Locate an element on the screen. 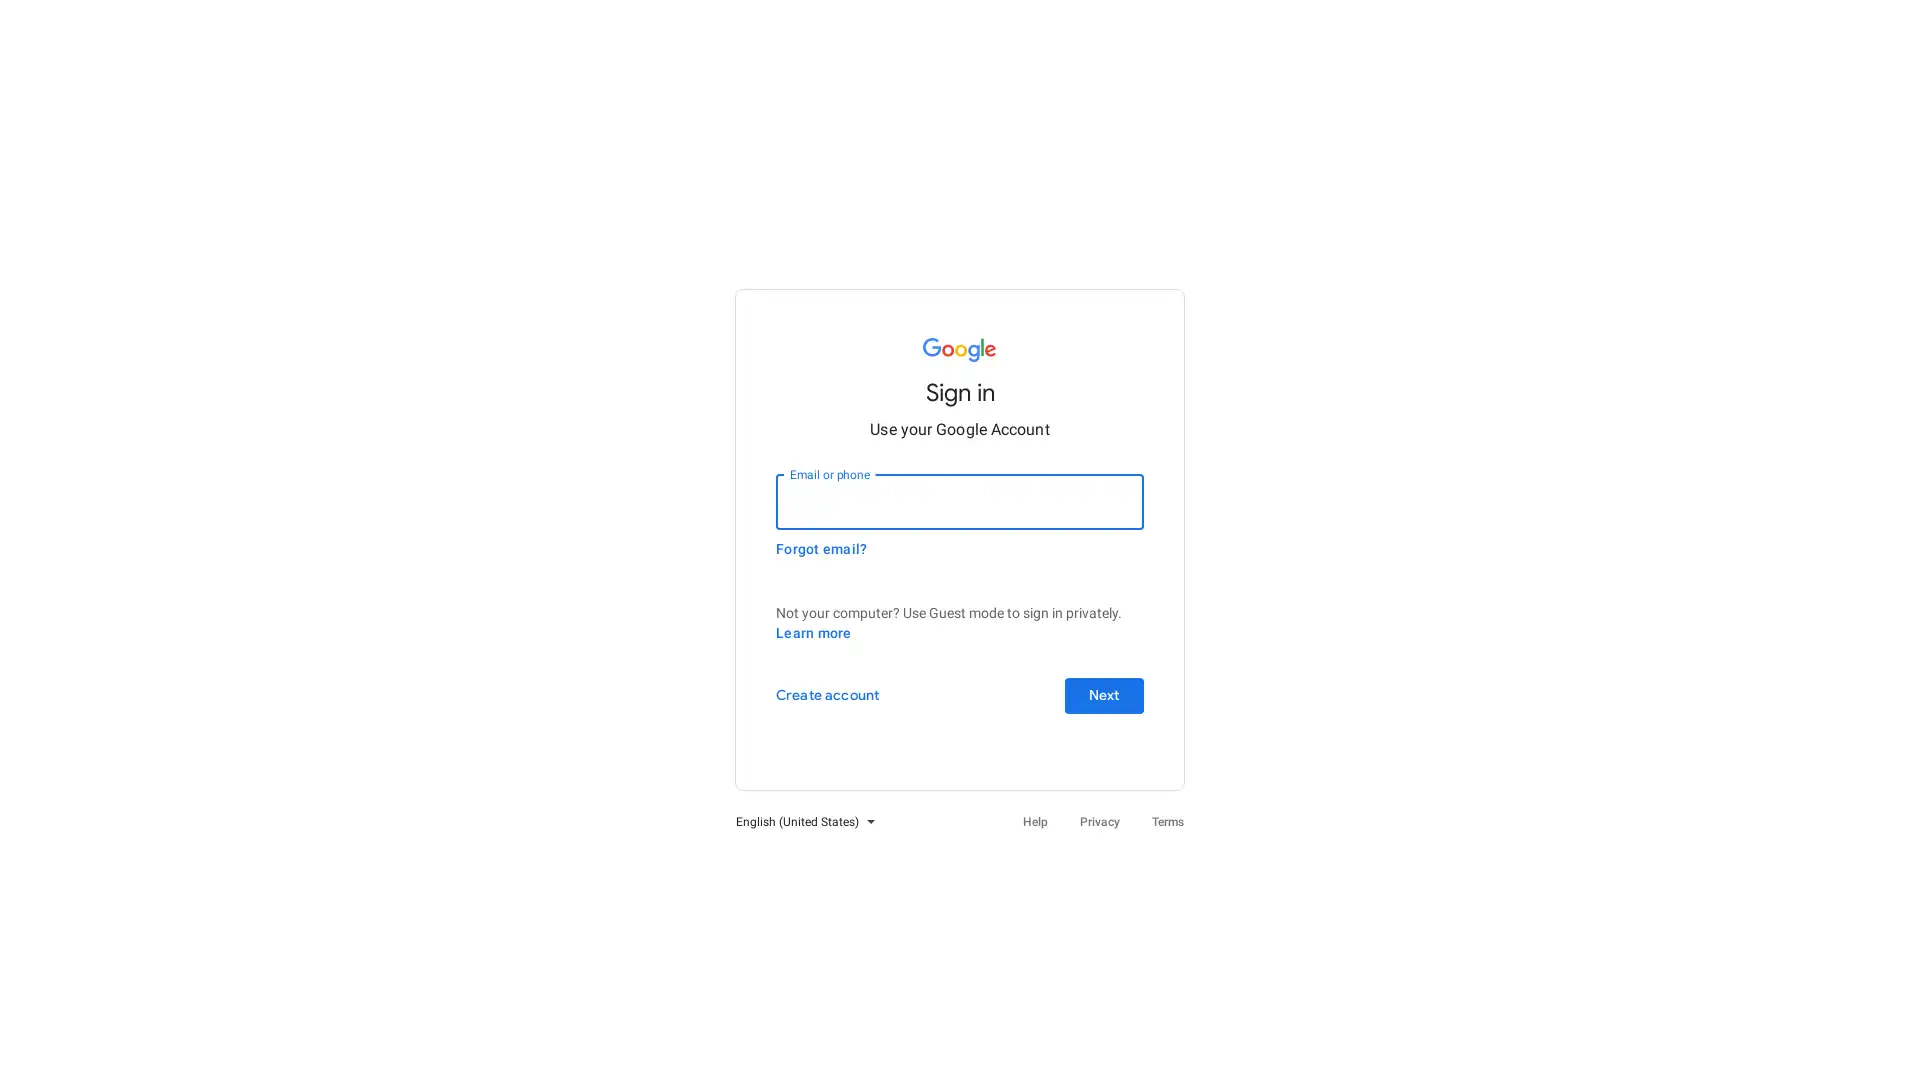 The width and height of the screenshot is (1920, 1080). Forgot email? is located at coordinates (821, 547).